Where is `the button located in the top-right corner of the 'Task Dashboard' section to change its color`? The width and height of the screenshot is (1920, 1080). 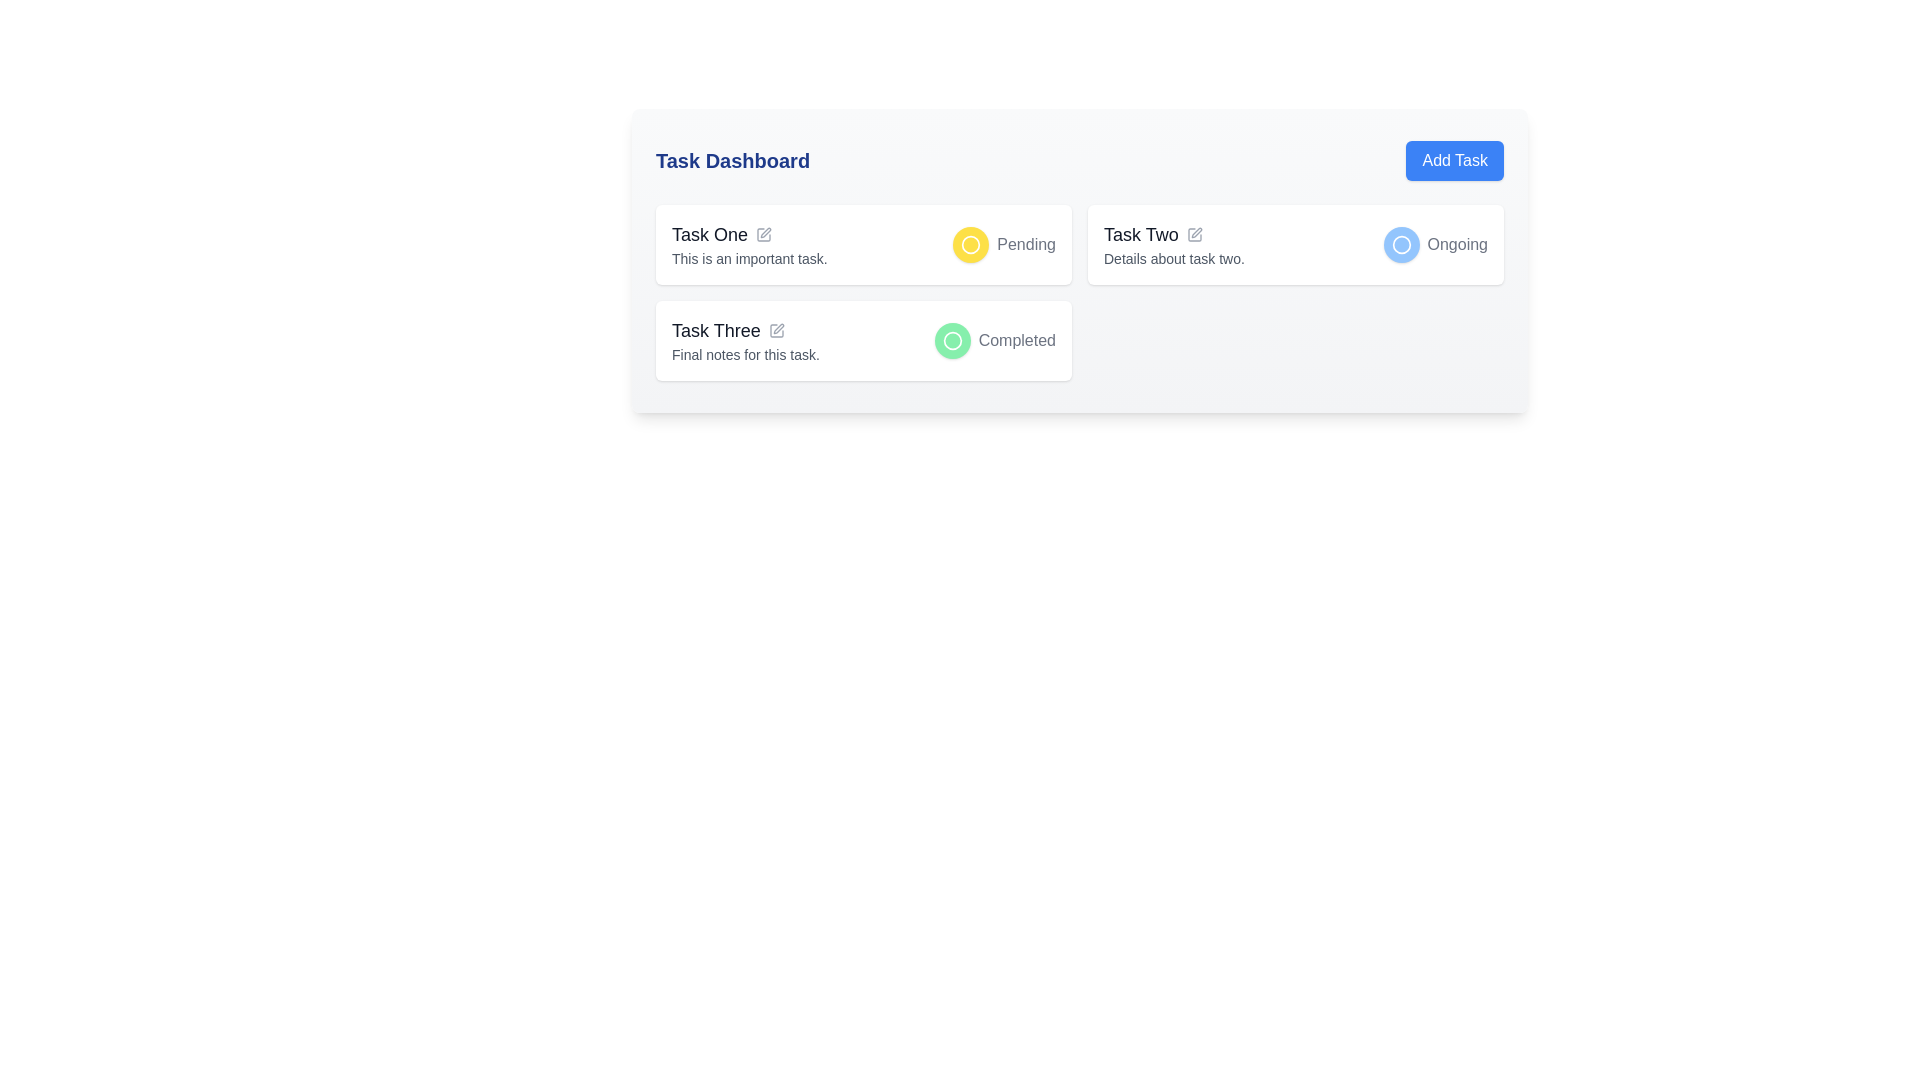 the button located in the top-right corner of the 'Task Dashboard' section to change its color is located at coordinates (1455, 160).